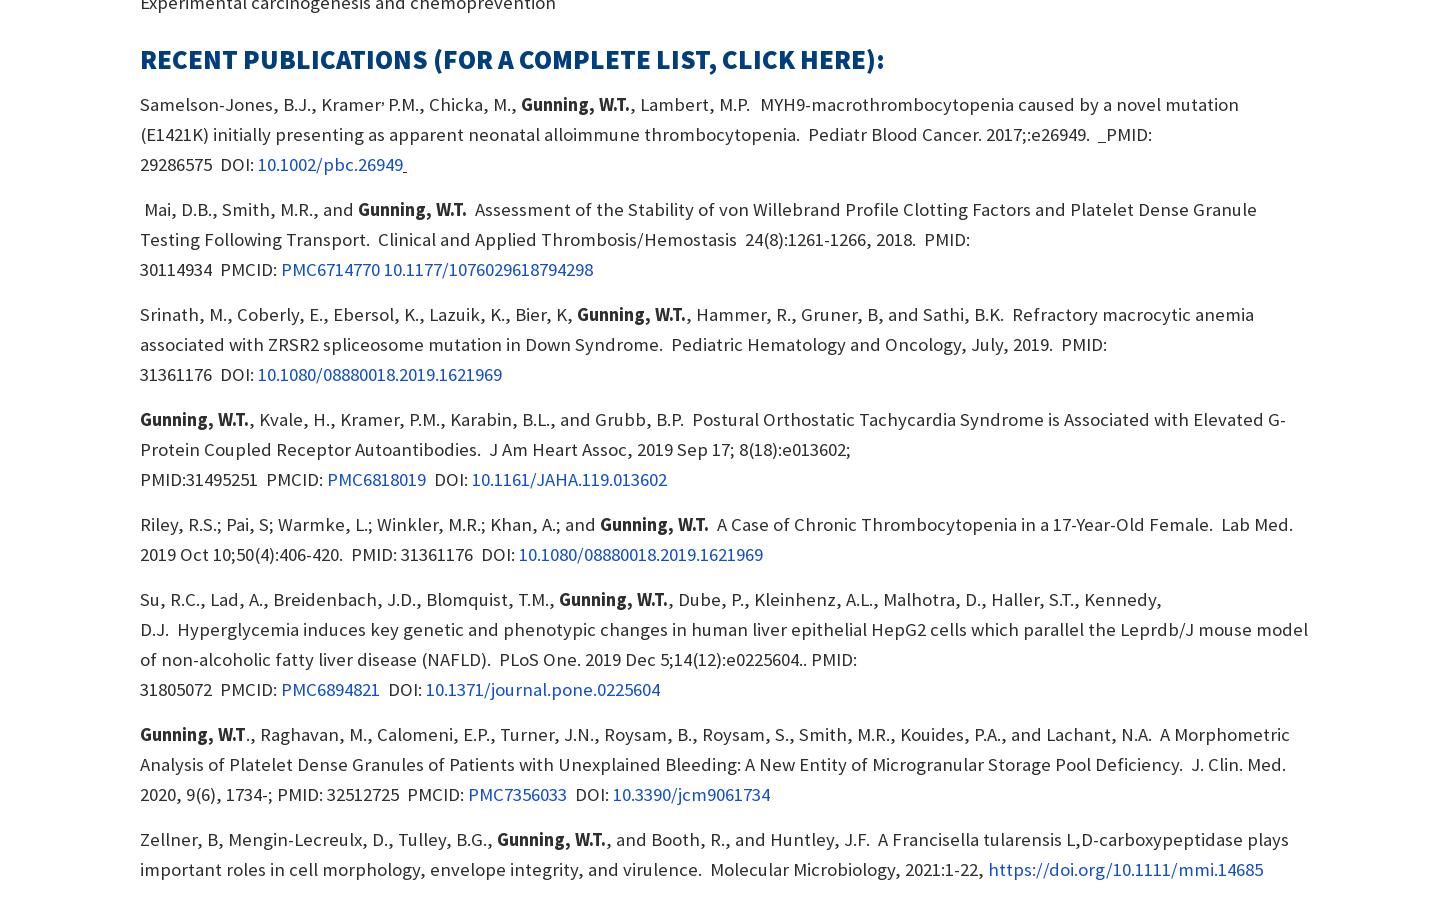  What do you see at coordinates (139, 148) in the screenshot?
I see `'PMID: 29286575  DOI:'` at bounding box center [139, 148].